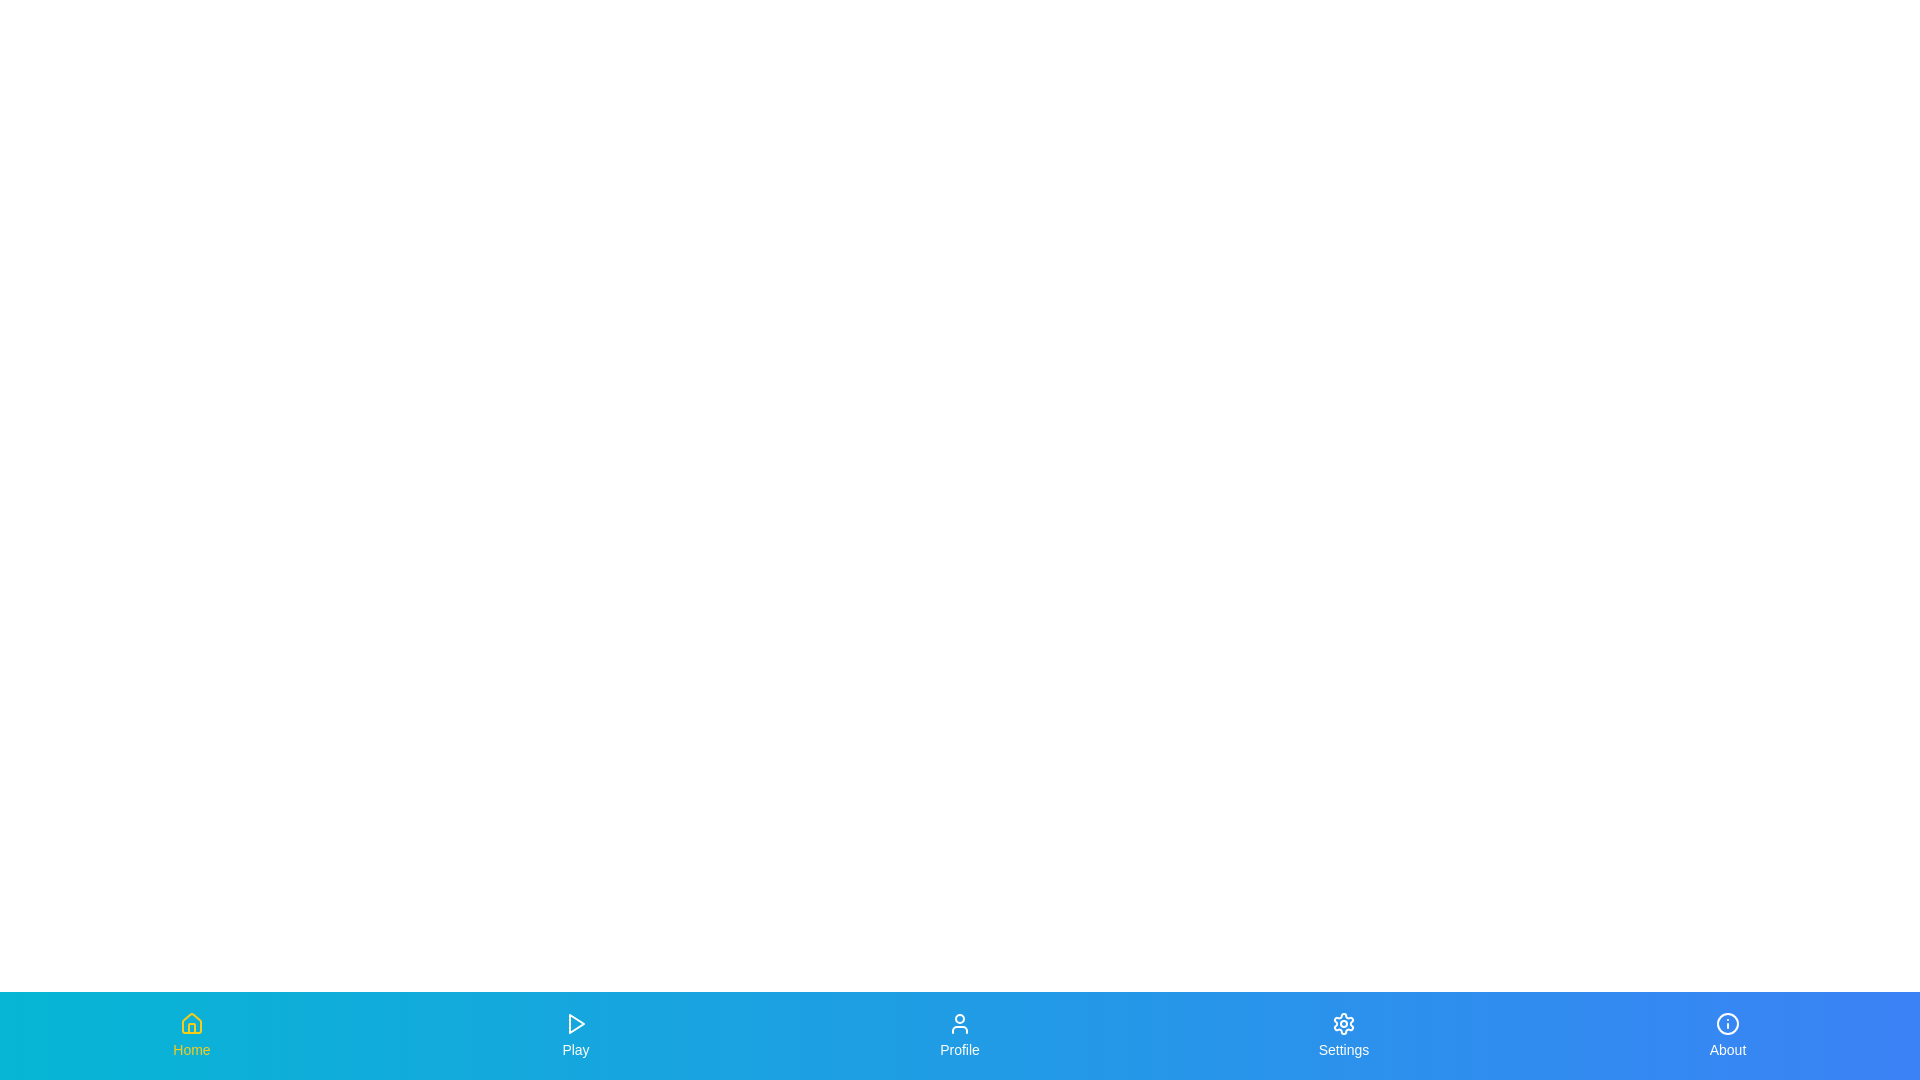  Describe the element at coordinates (1727, 1035) in the screenshot. I see `the tab labeled 'About'` at that location.